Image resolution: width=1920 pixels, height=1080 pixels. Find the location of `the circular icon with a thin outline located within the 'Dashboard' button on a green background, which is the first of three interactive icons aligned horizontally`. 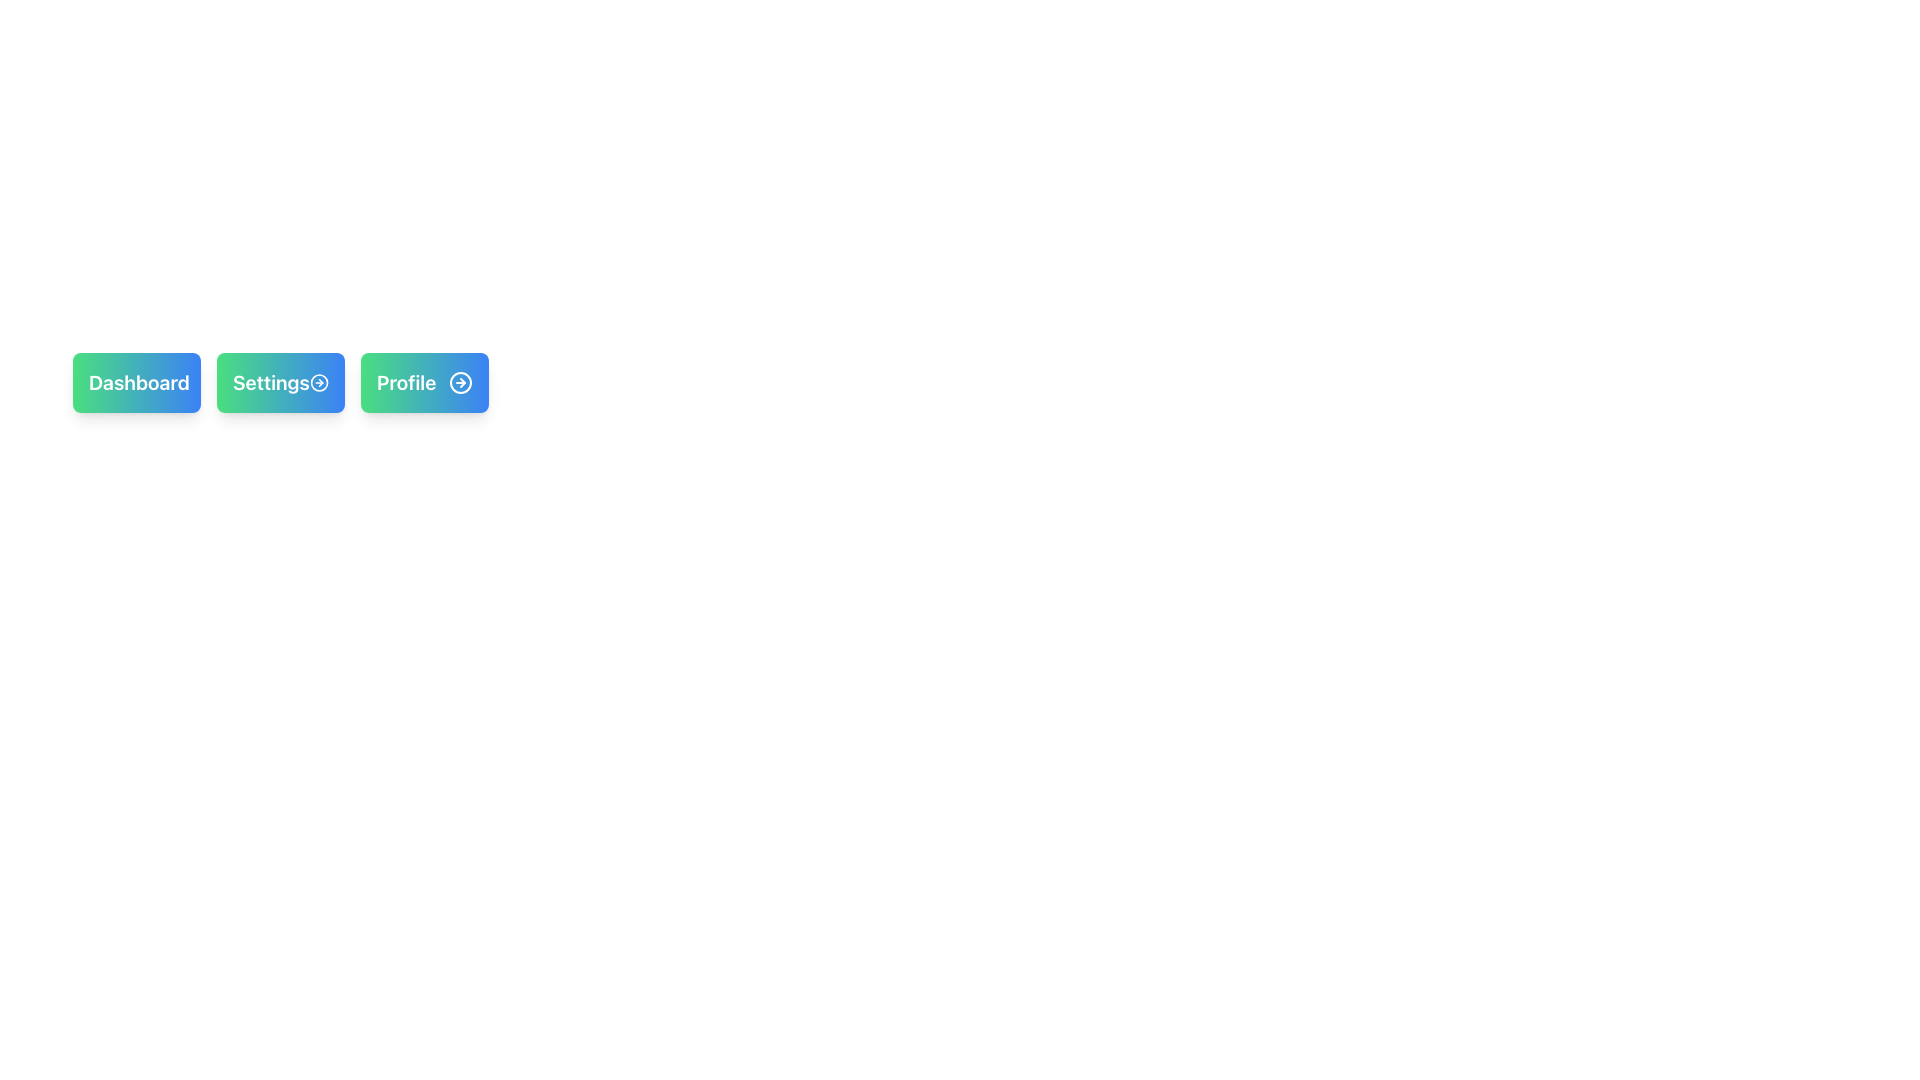

the circular icon with a thin outline located within the 'Dashboard' button on a green background, which is the first of three interactive icons aligned horizontally is located at coordinates (201, 382).